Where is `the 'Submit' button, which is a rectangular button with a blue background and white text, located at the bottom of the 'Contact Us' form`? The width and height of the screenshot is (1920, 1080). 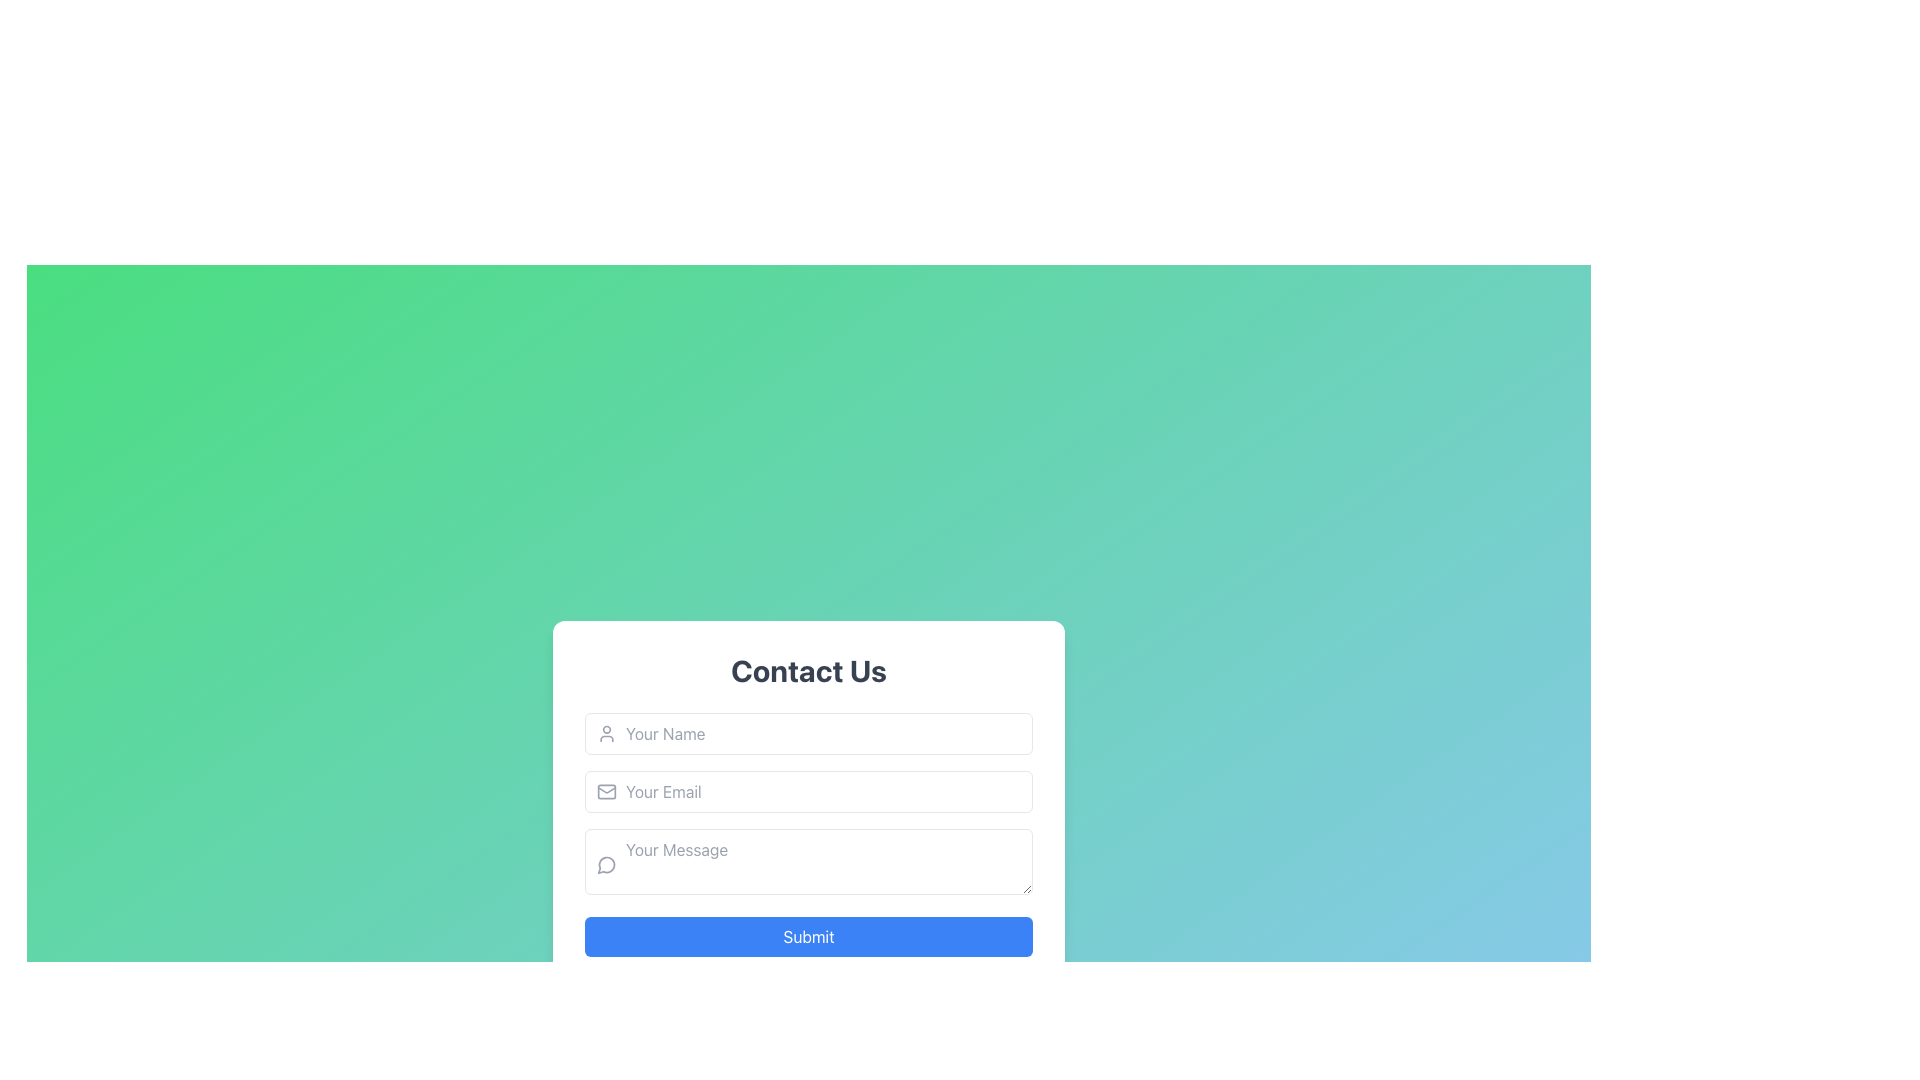
the 'Submit' button, which is a rectangular button with a blue background and white text, located at the bottom of the 'Contact Us' form is located at coordinates (809, 937).